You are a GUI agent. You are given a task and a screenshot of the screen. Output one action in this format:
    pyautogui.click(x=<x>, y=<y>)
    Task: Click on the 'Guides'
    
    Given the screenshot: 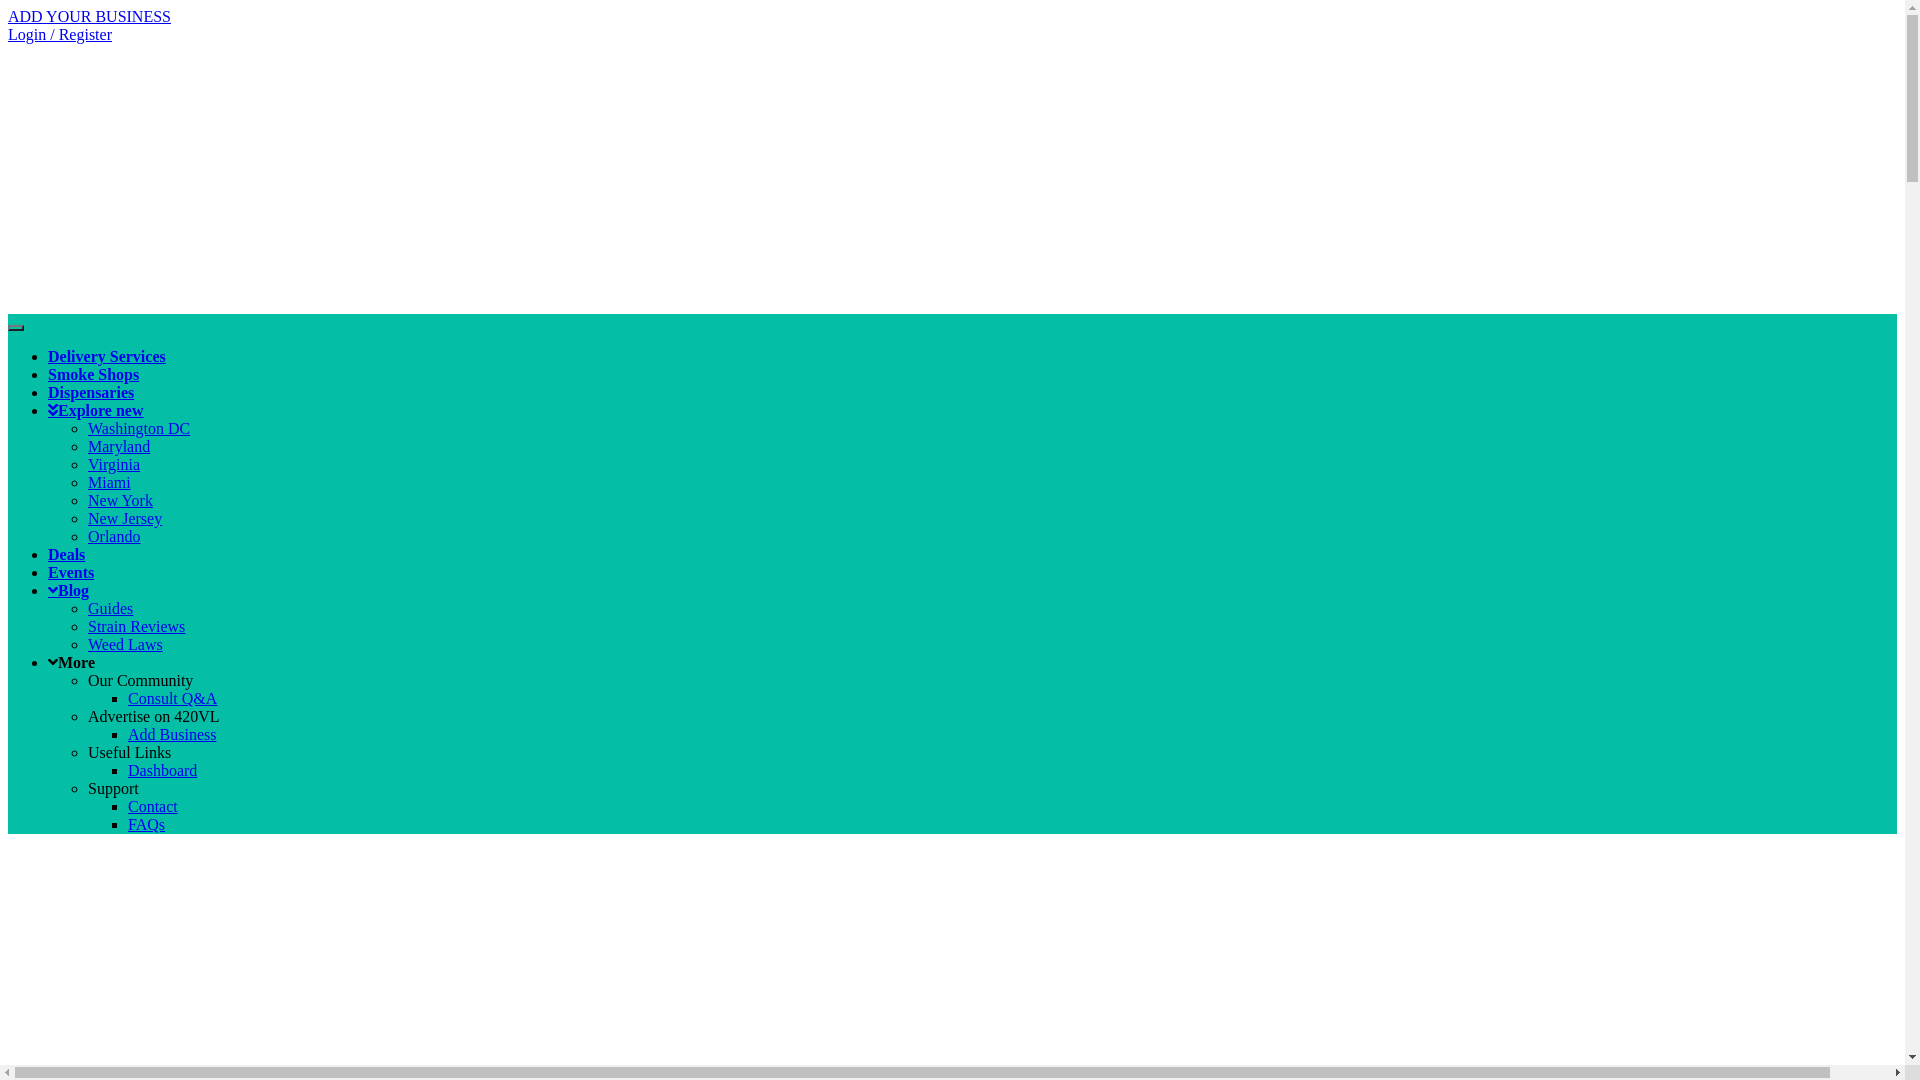 What is the action you would take?
    pyautogui.click(x=109, y=607)
    